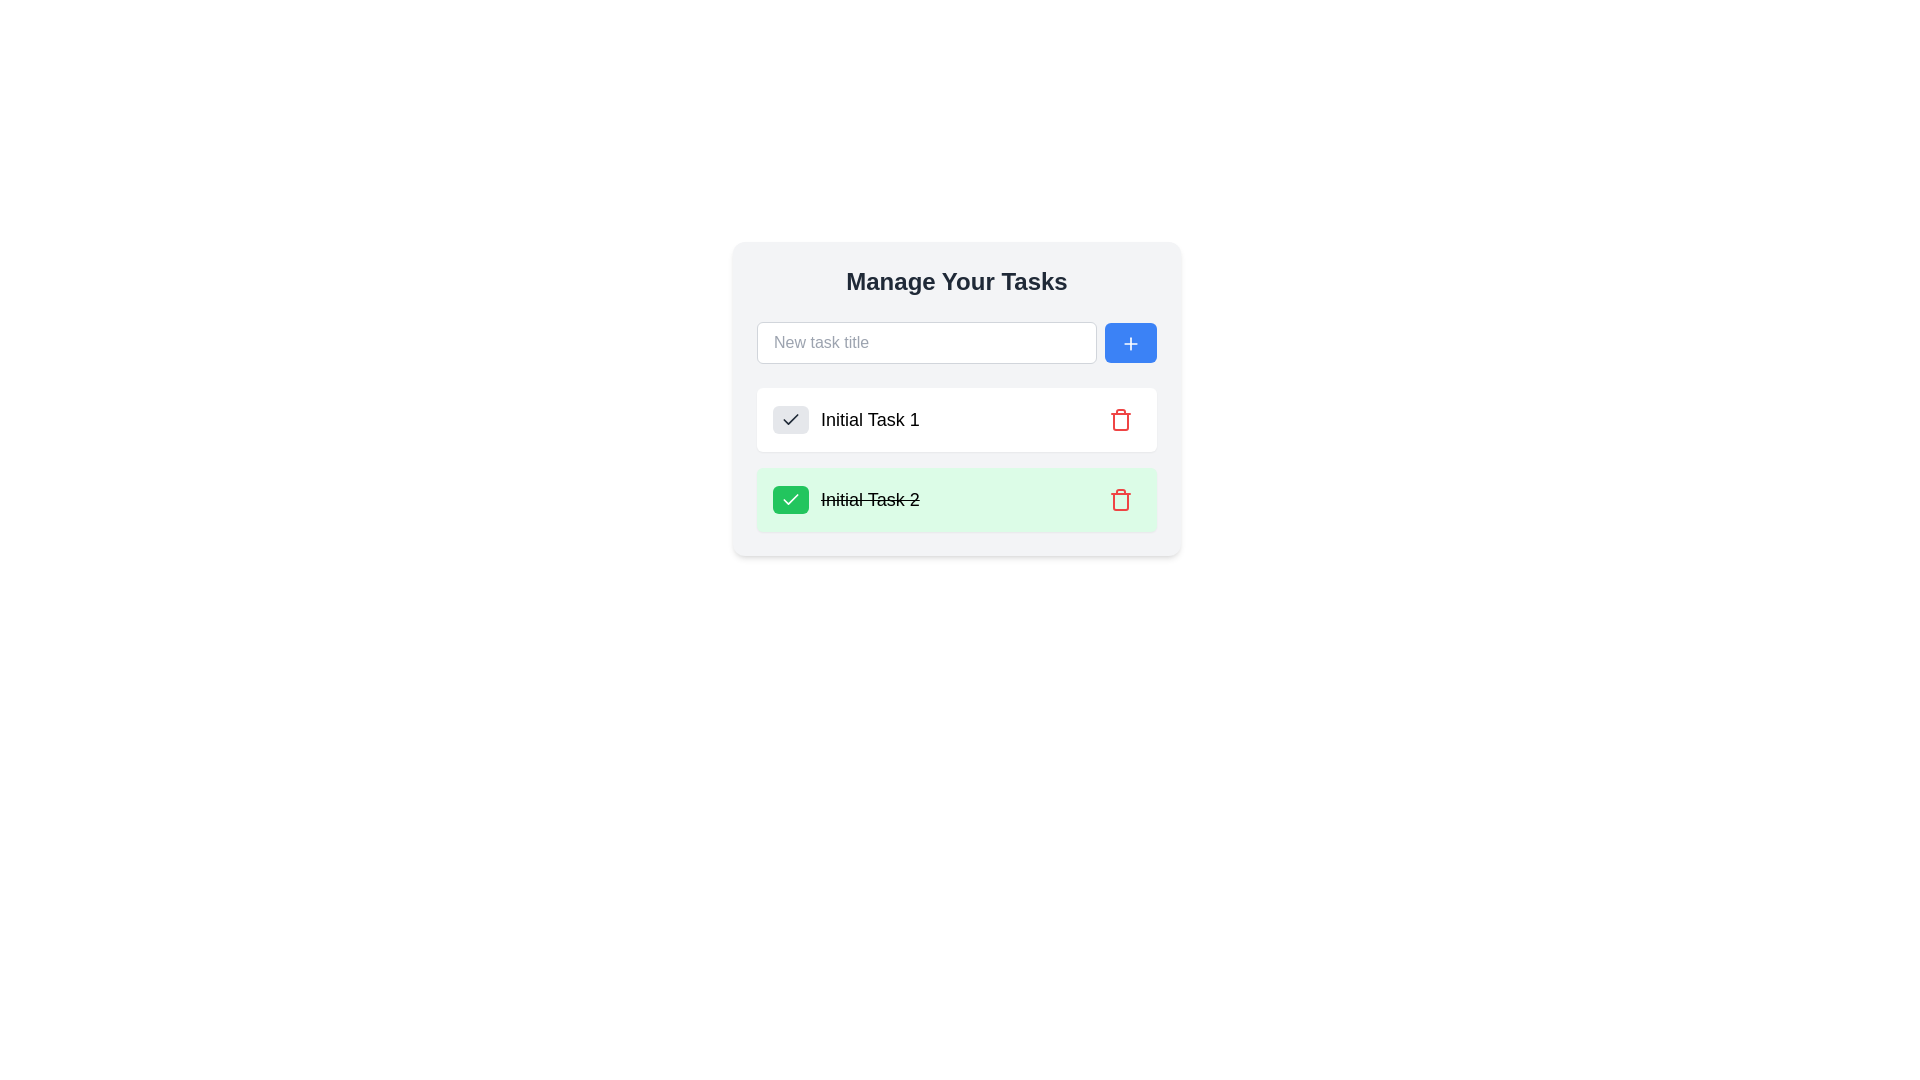 The height and width of the screenshot is (1080, 1920). What do you see at coordinates (1131, 342) in the screenshot?
I see `the blue rectangular button with a white plus icon, located to the right of the 'New task title' input field` at bounding box center [1131, 342].